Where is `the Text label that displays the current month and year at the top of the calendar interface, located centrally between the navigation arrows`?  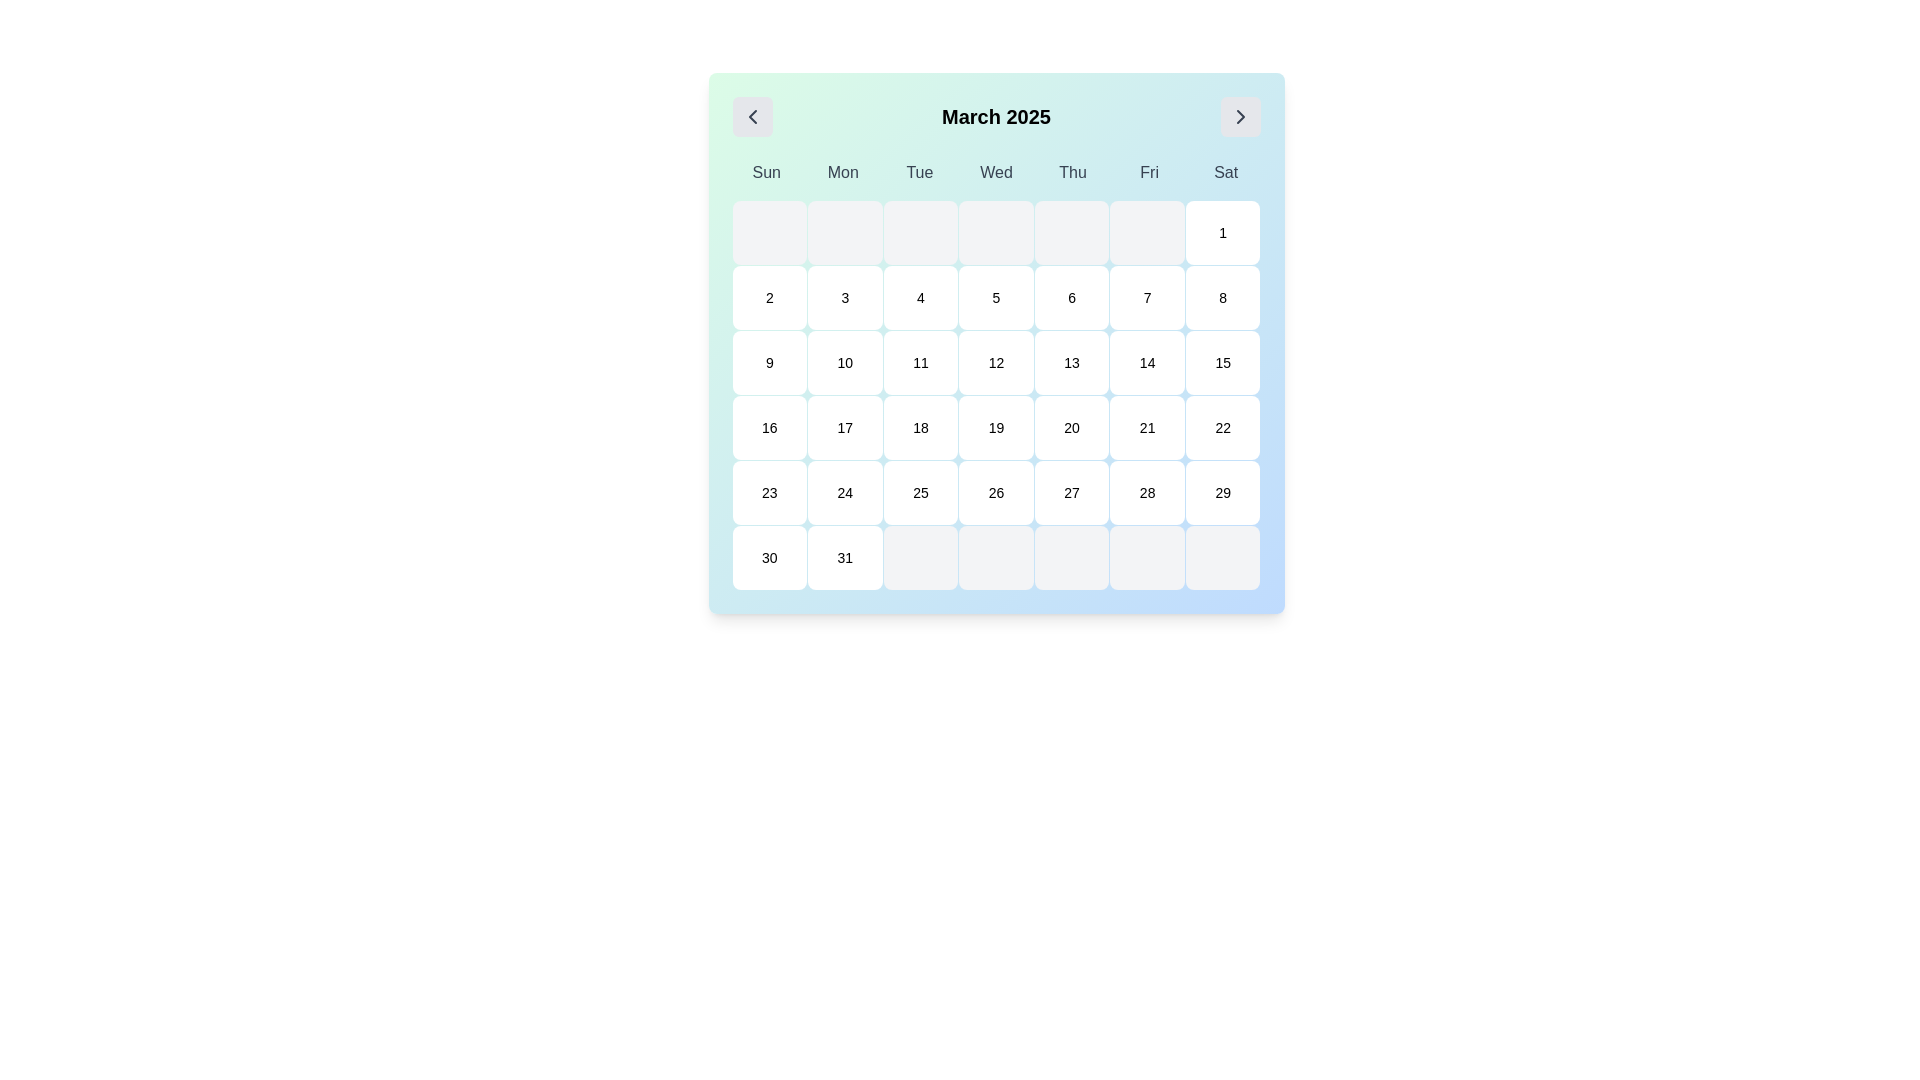
the Text label that displays the current month and year at the top of the calendar interface, located centrally between the navigation arrows is located at coordinates (996, 116).